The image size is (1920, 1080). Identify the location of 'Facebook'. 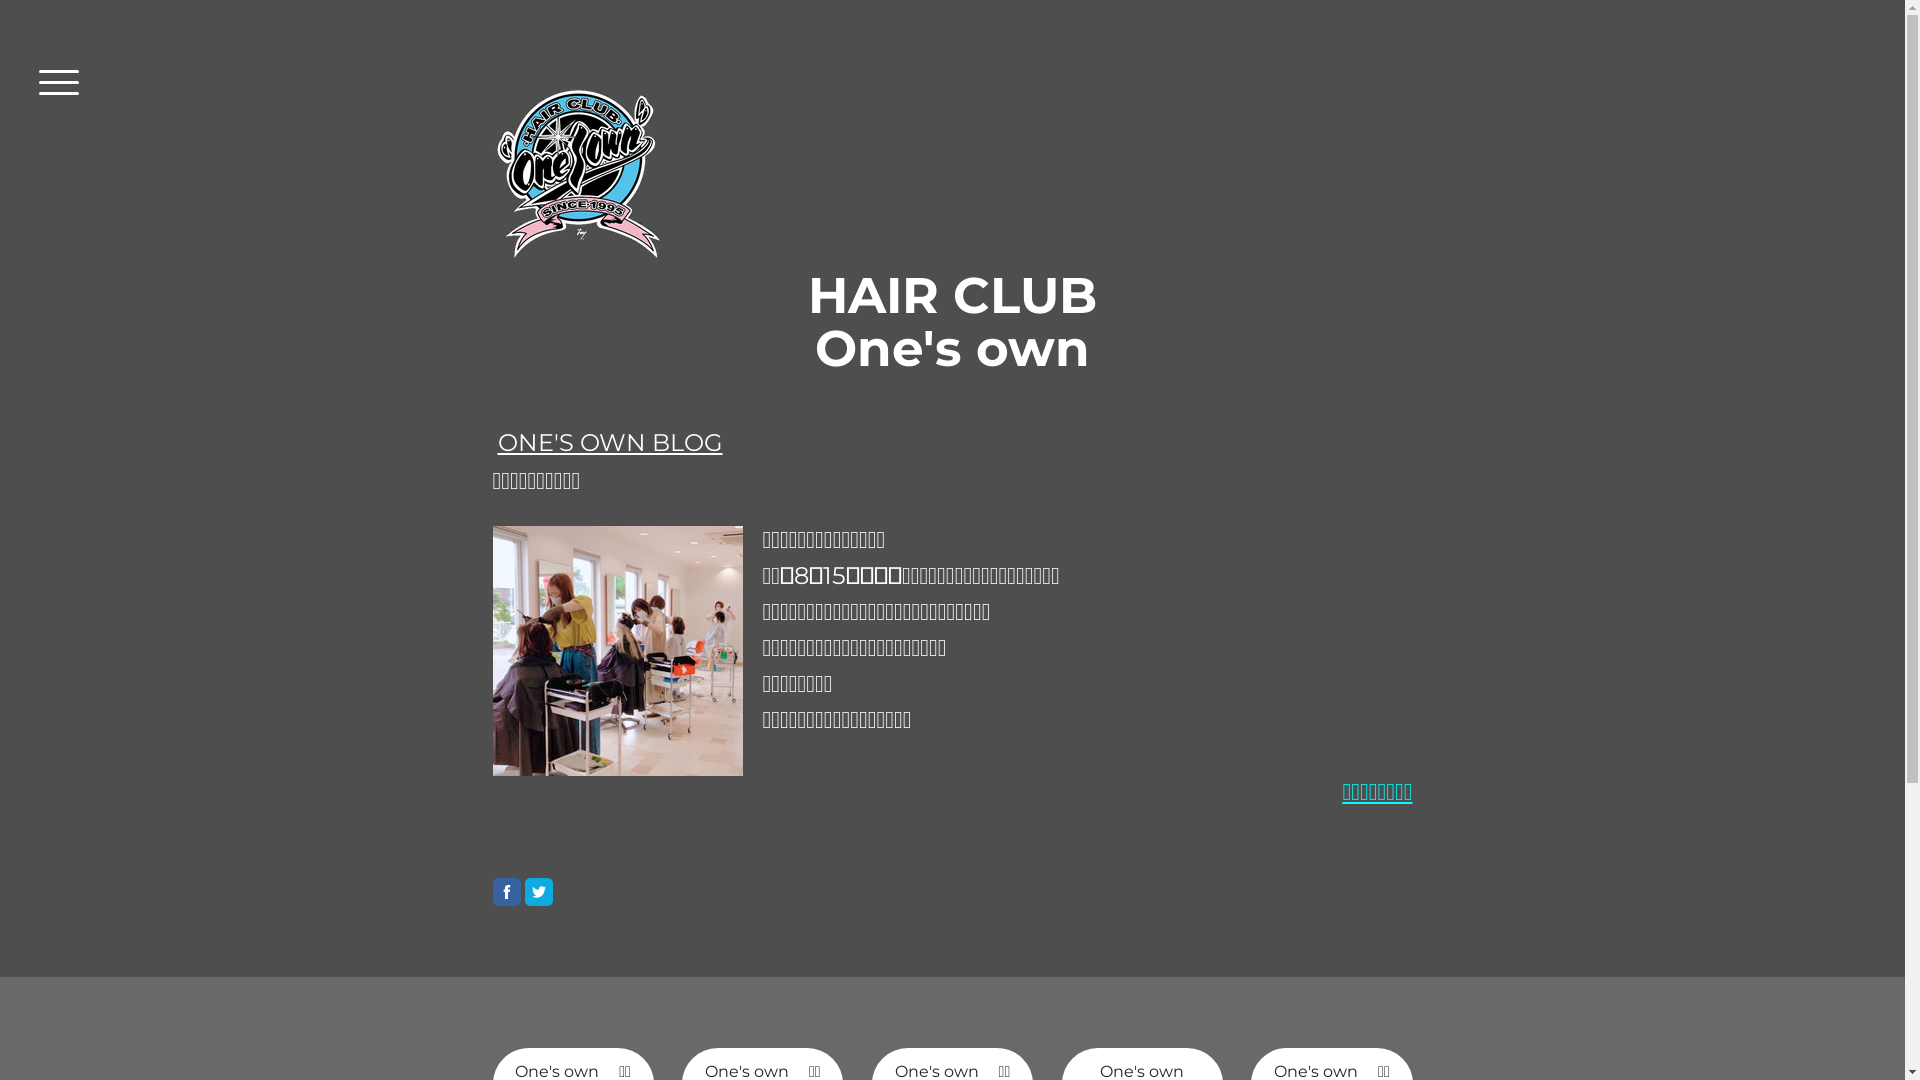
(505, 890).